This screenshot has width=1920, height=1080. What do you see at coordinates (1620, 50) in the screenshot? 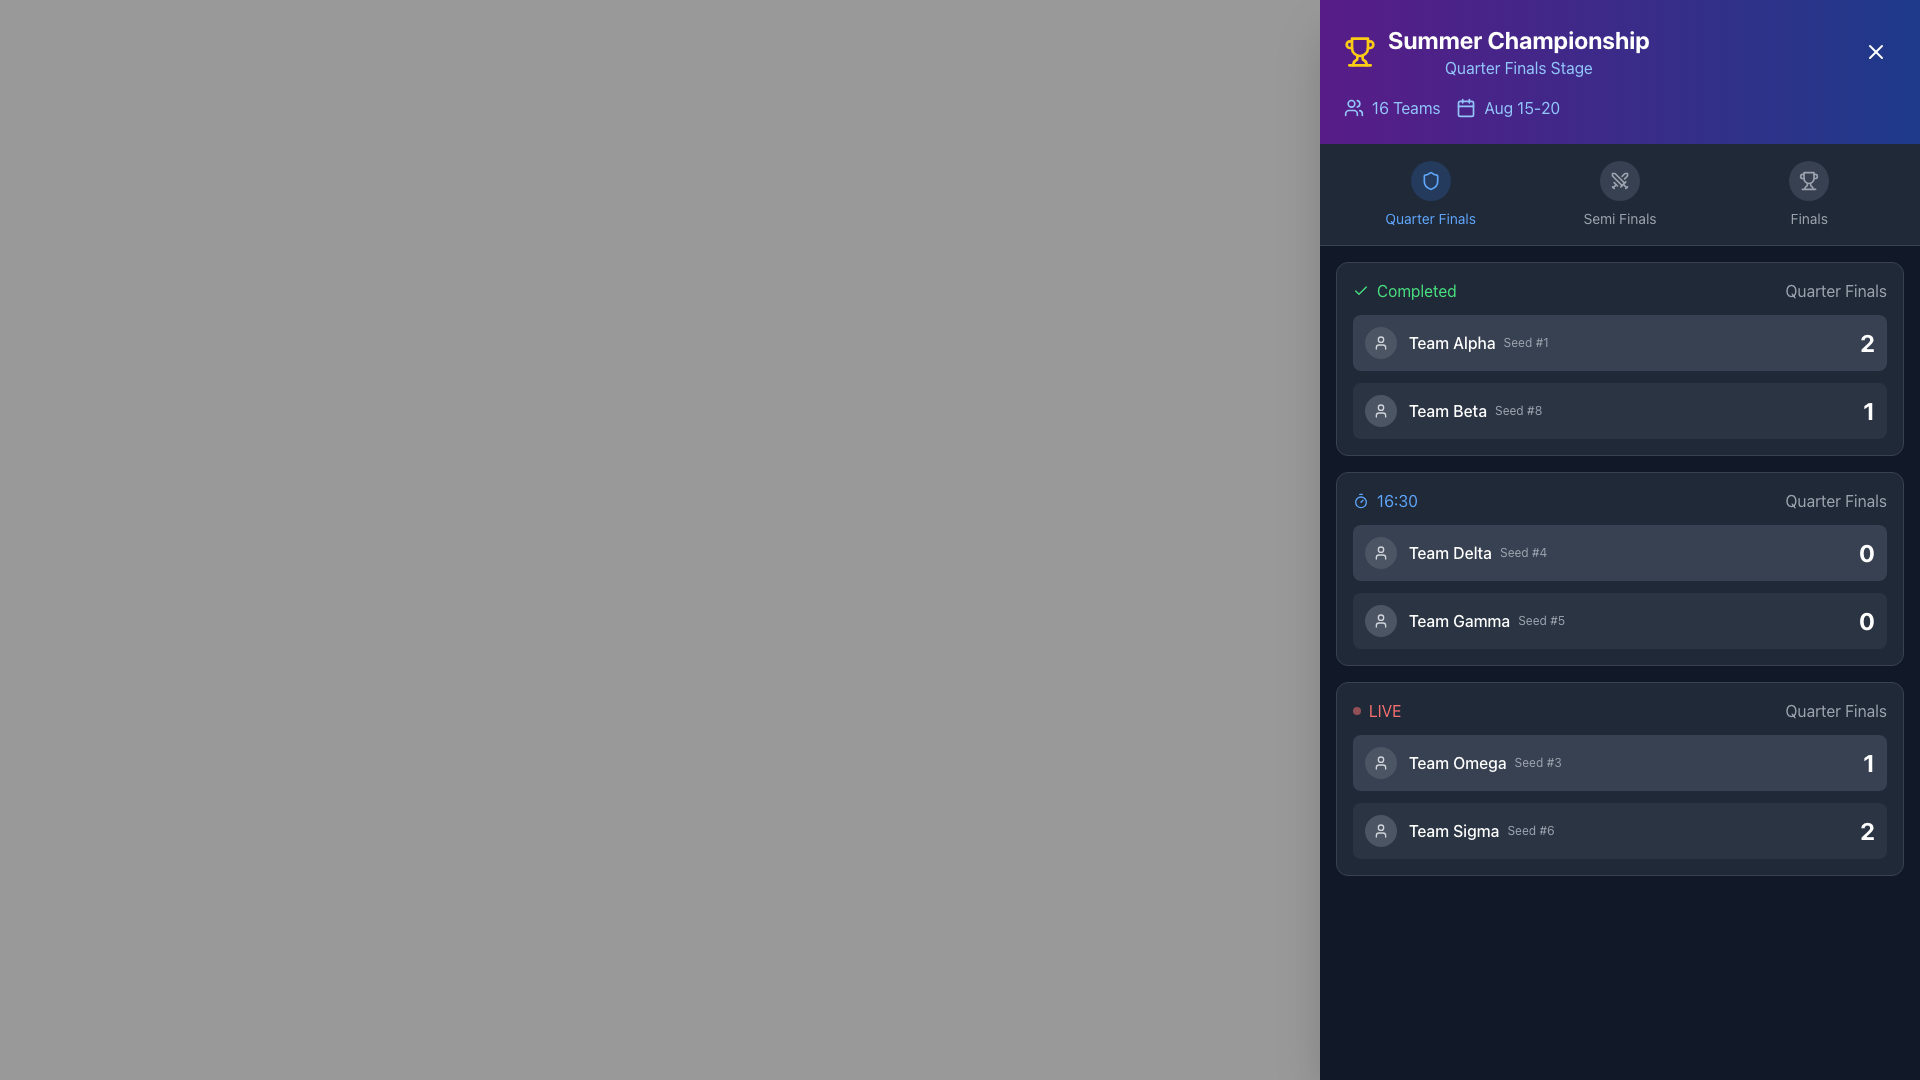
I see `text content of the header section located at the top of the panel, which provides a summary of the context or topic` at bounding box center [1620, 50].